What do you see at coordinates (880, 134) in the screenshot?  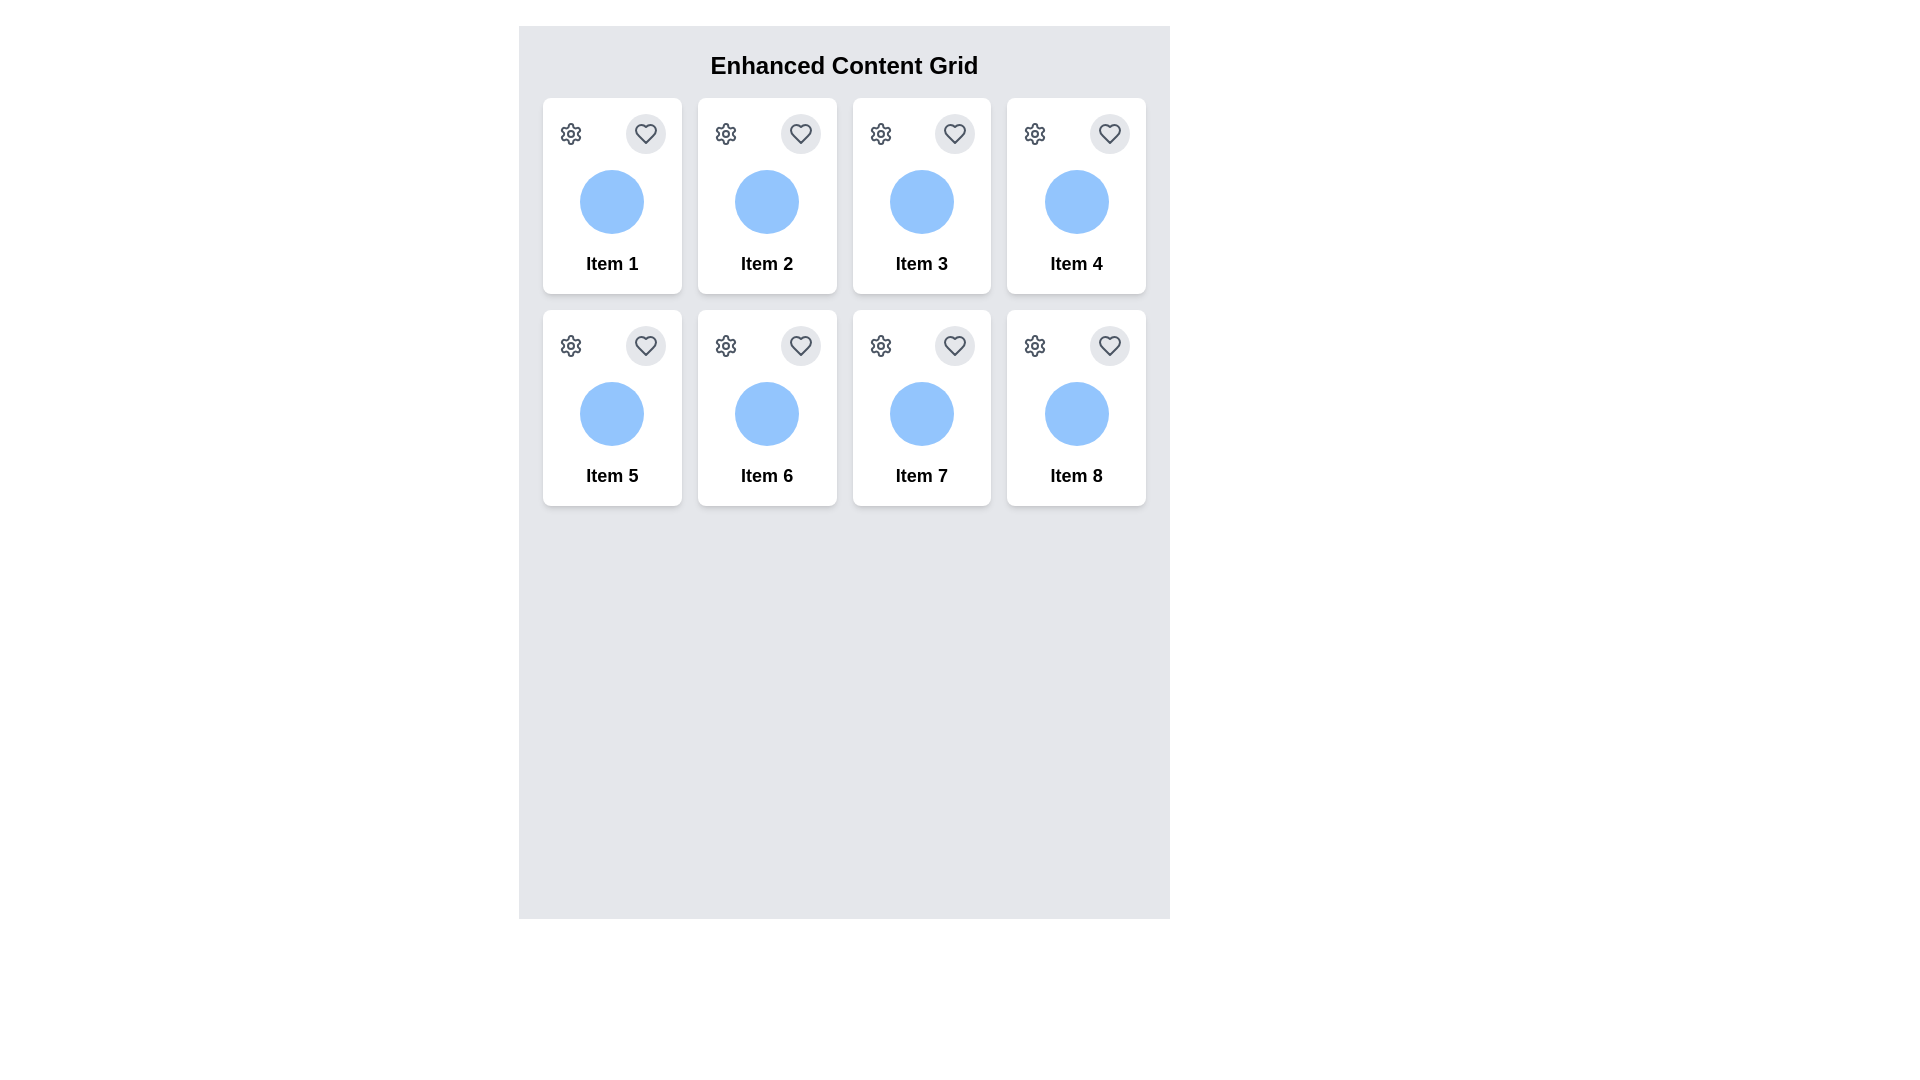 I see `the gray cogwheel icon located in the top-left corner of the card labeled 'Item 3'` at bounding box center [880, 134].